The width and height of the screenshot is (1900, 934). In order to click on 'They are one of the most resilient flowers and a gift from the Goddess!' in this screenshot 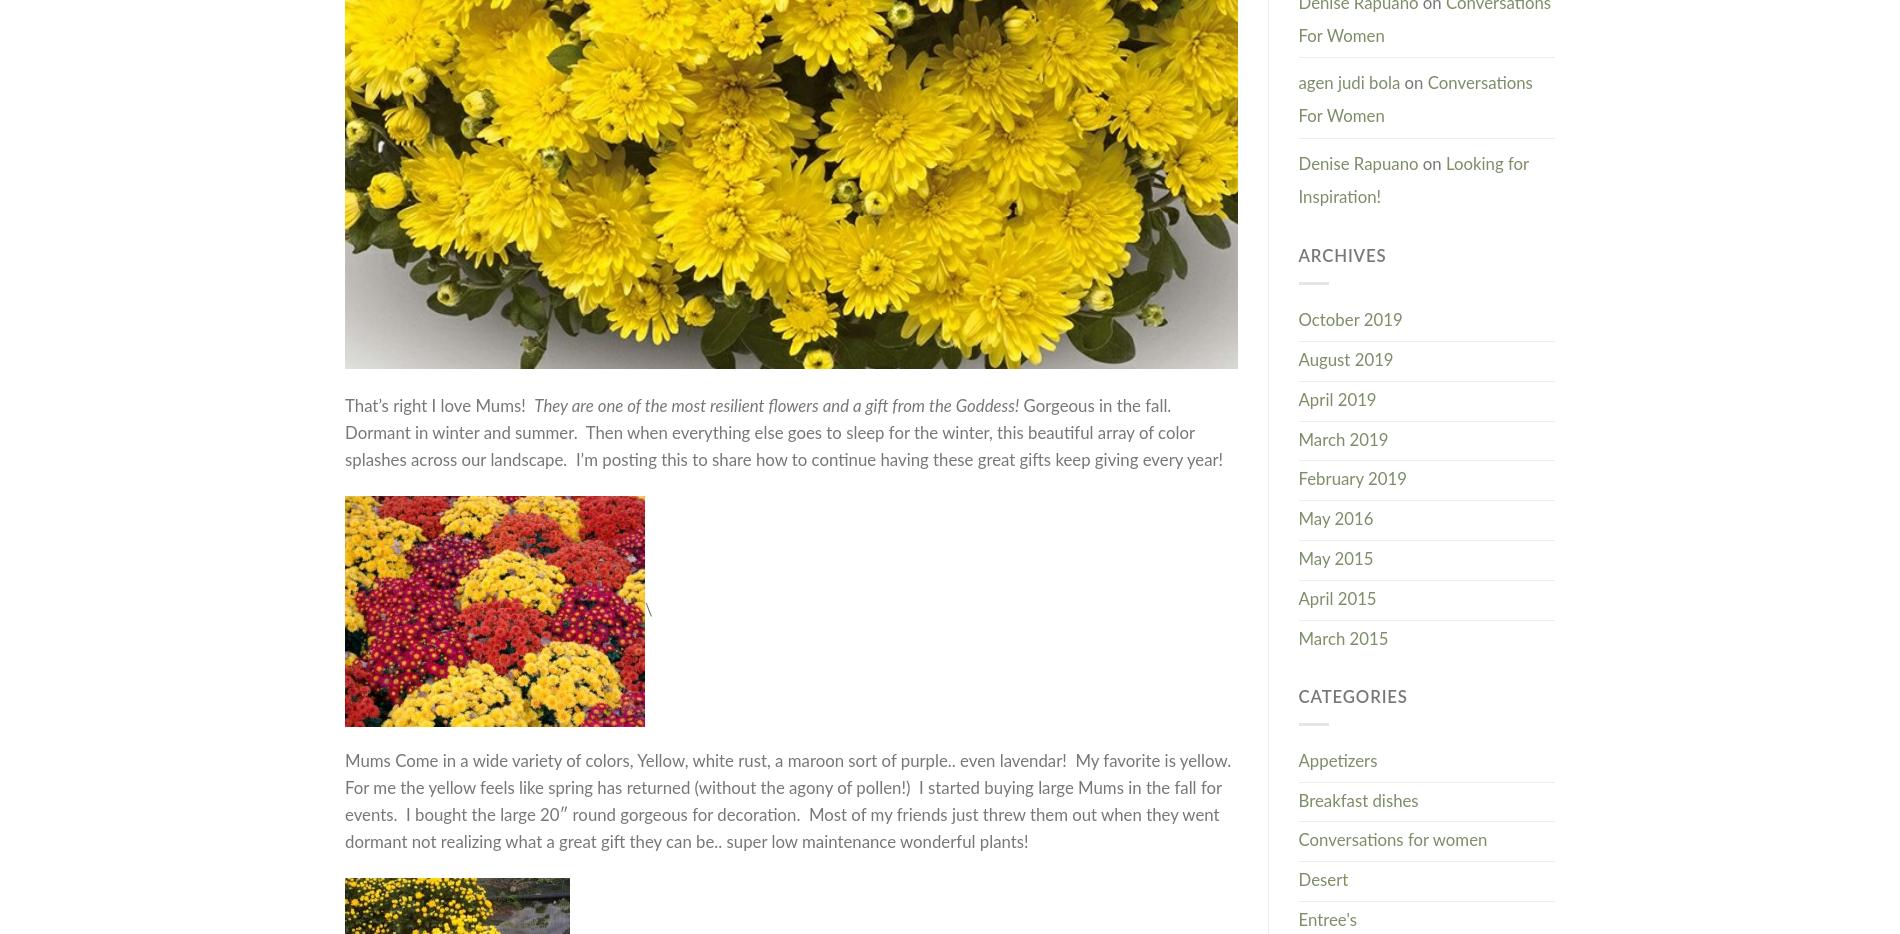, I will do `click(775, 404)`.